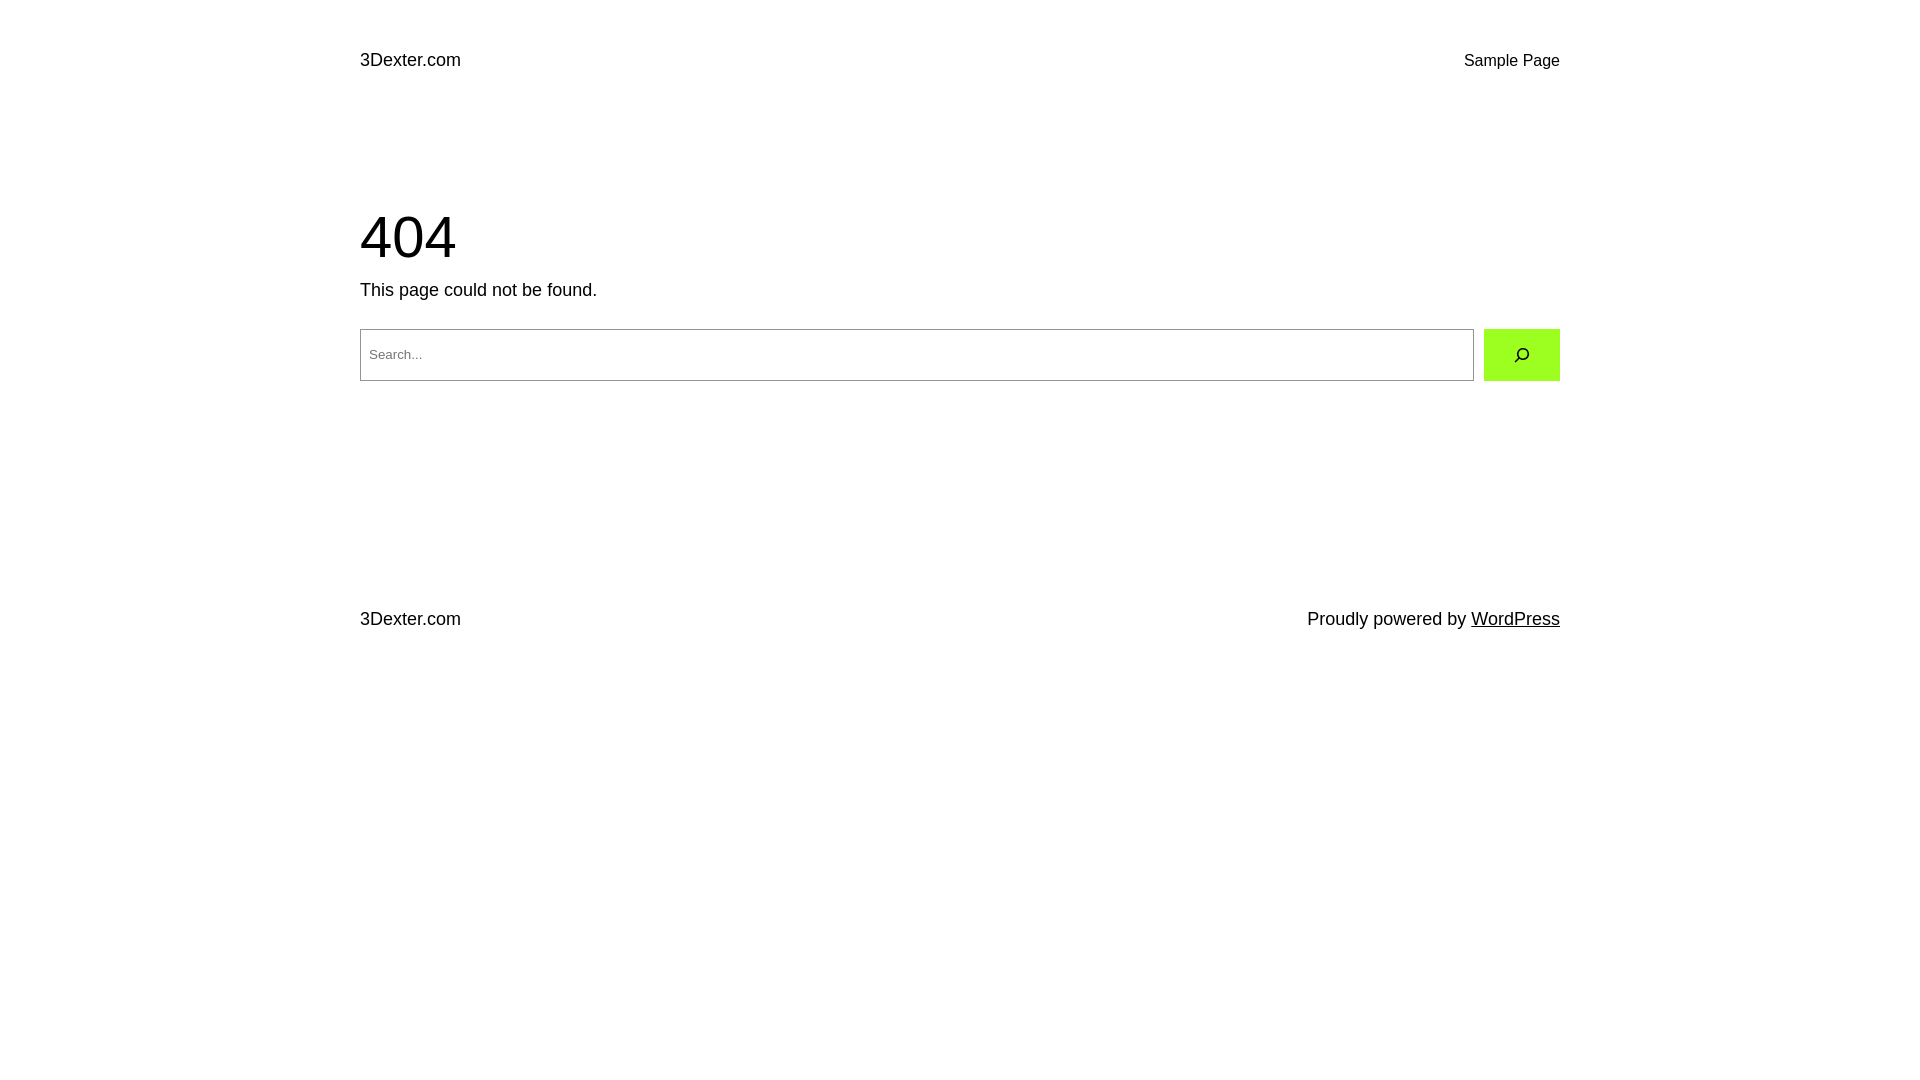  I want to click on '3Dexter.com', so click(409, 59).